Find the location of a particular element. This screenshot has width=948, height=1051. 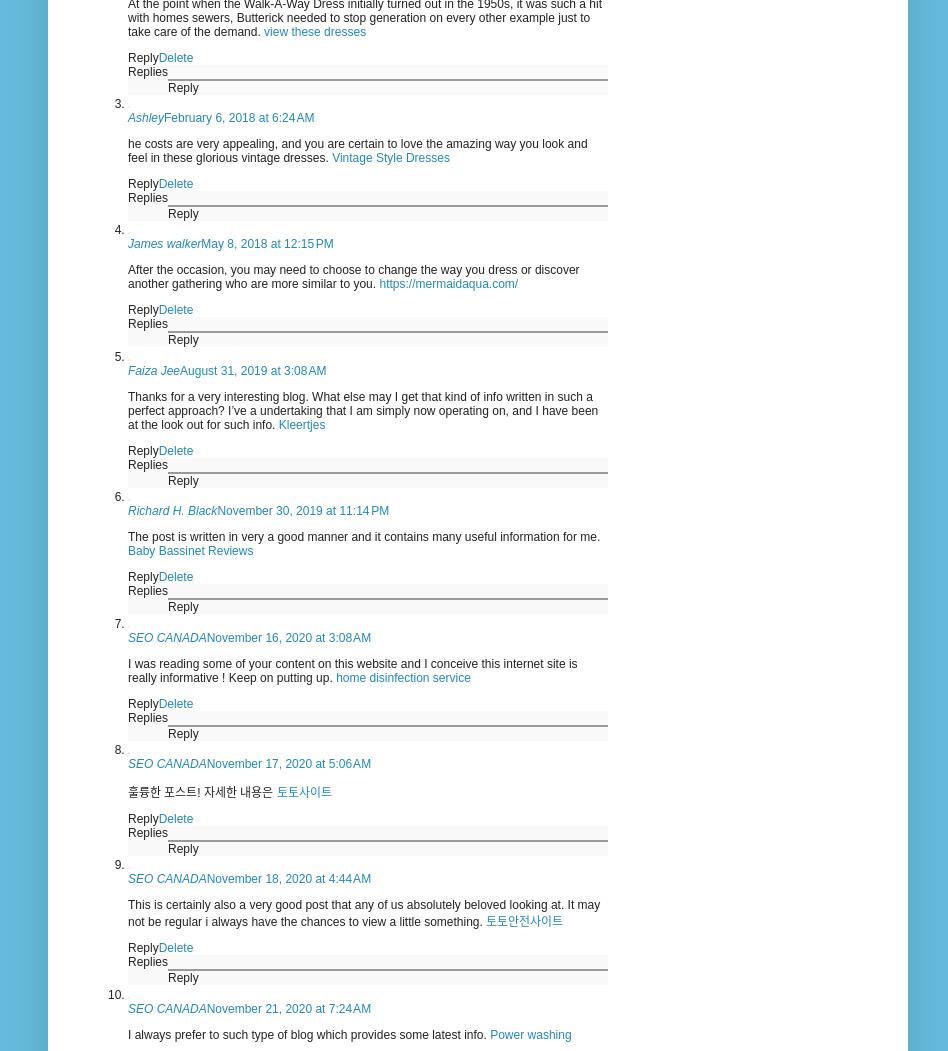

'Baby Bassinet Reviews' is located at coordinates (126, 550).